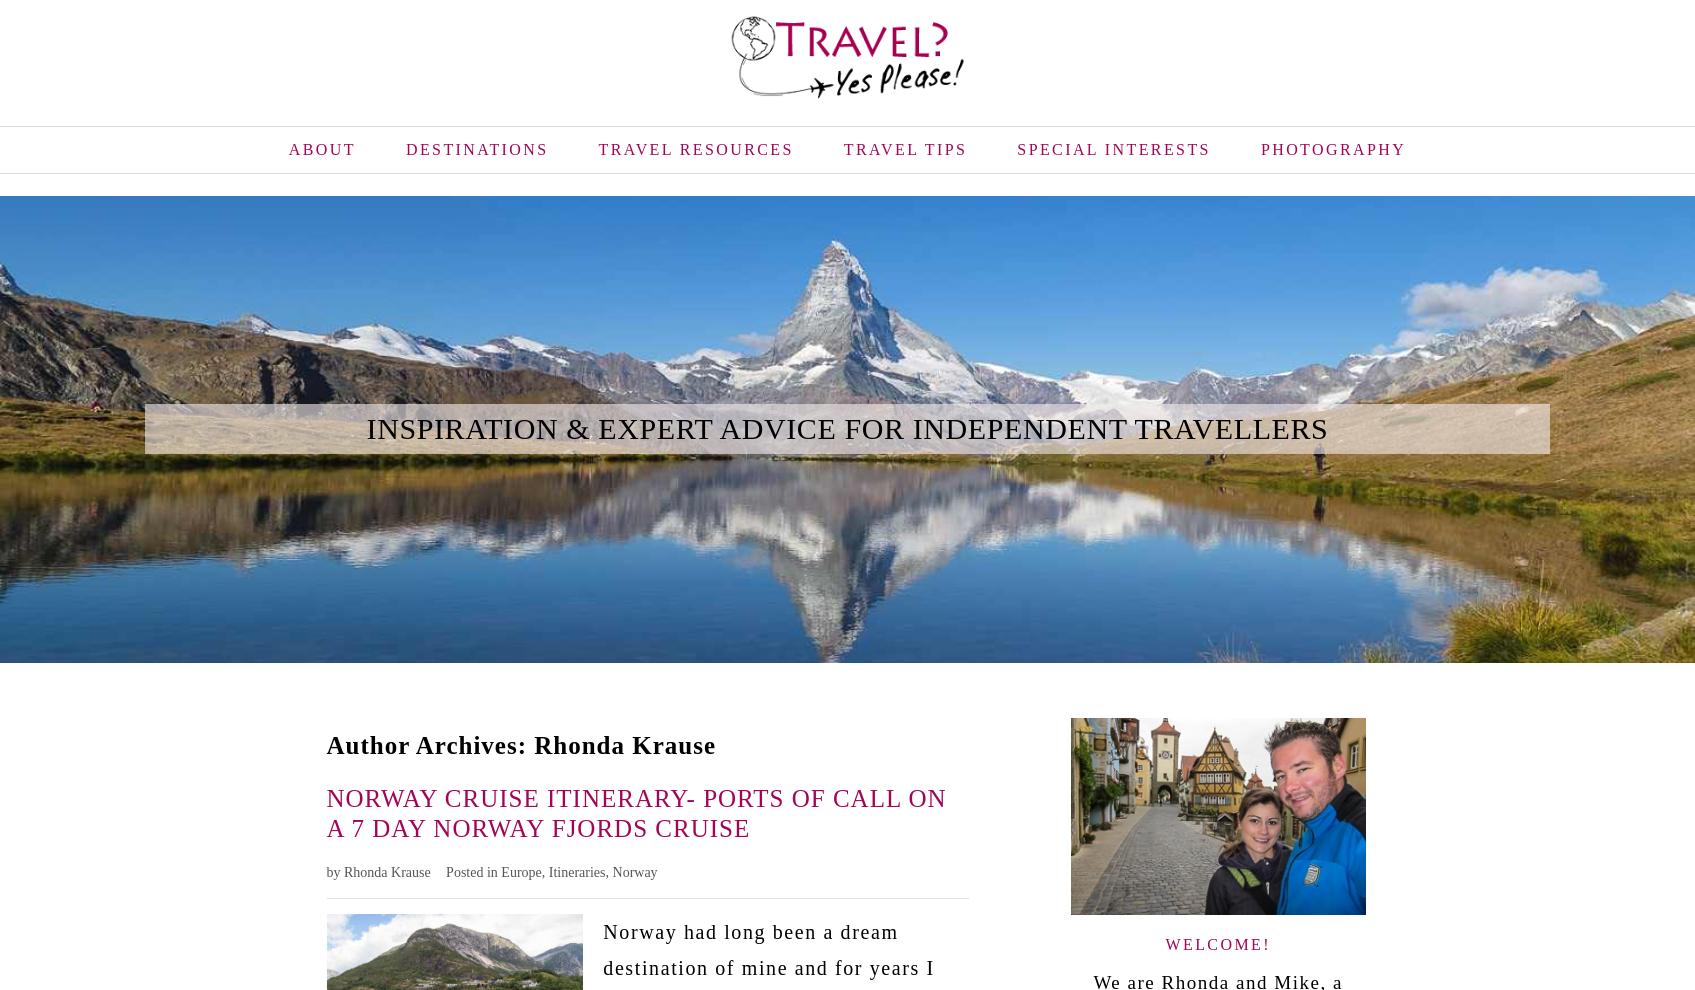 This screenshot has height=990, width=1695. What do you see at coordinates (340, 262) in the screenshot?
I see `'Contact'` at bounding box center [340, 262].